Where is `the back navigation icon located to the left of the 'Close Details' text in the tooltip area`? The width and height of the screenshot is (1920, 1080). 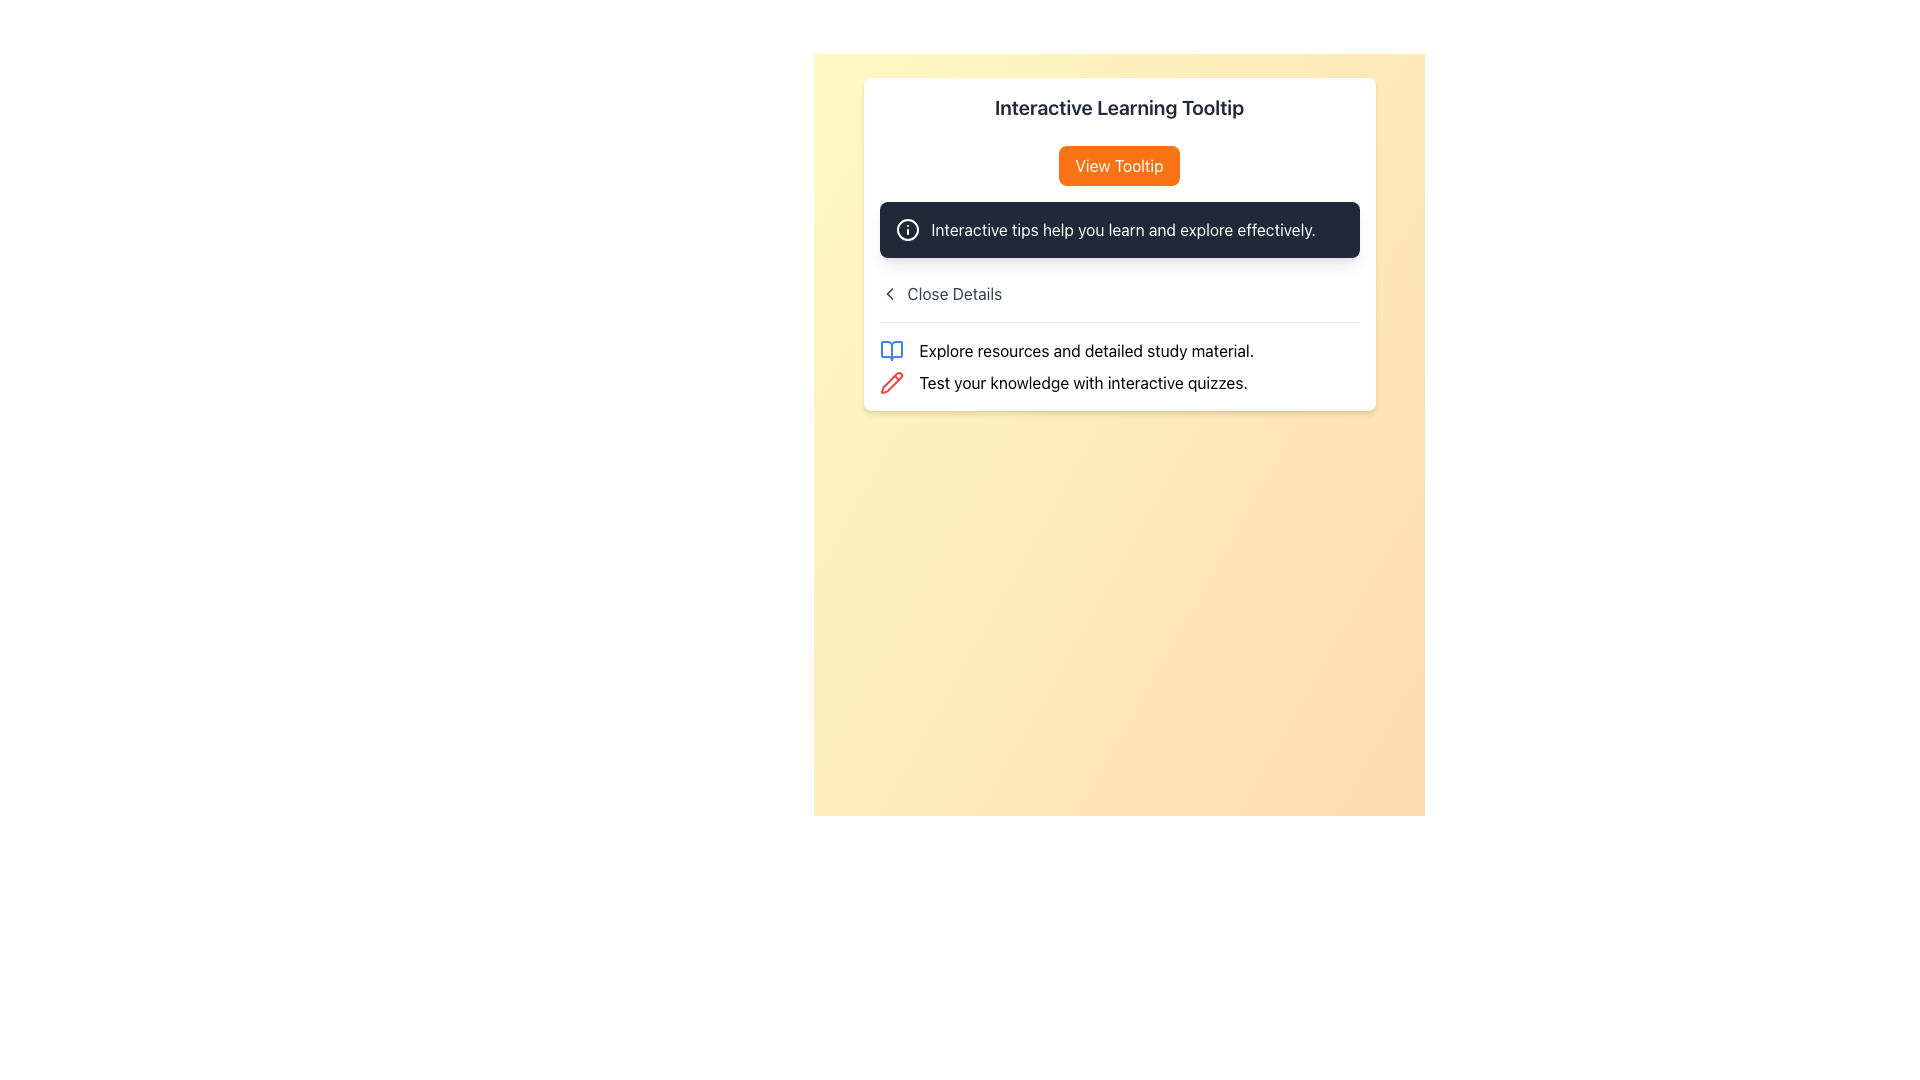 the back navigation icon located to the left of the 'Close Details' text in the tooltip area is located at coordinates (888, 293).